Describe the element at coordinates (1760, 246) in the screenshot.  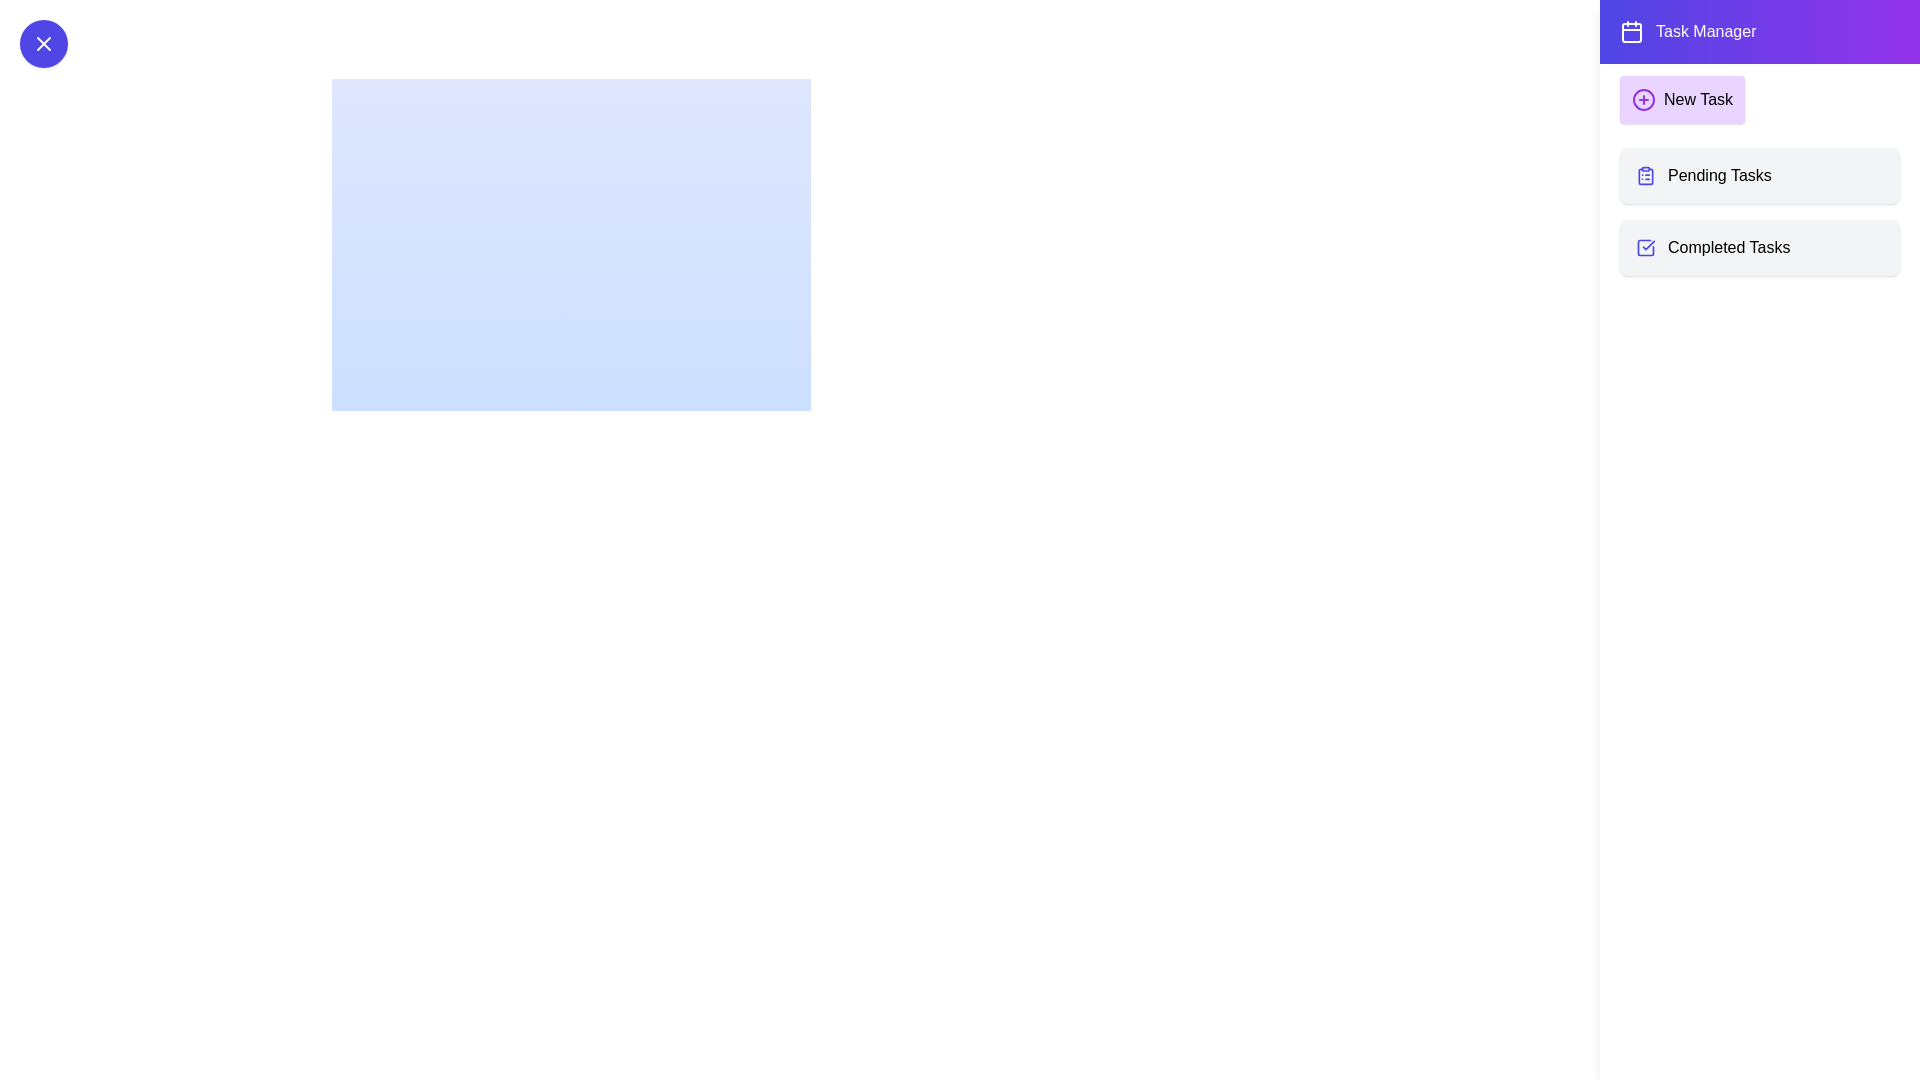
I see `the 'Completed Tasks' item in the drawer` at that location.